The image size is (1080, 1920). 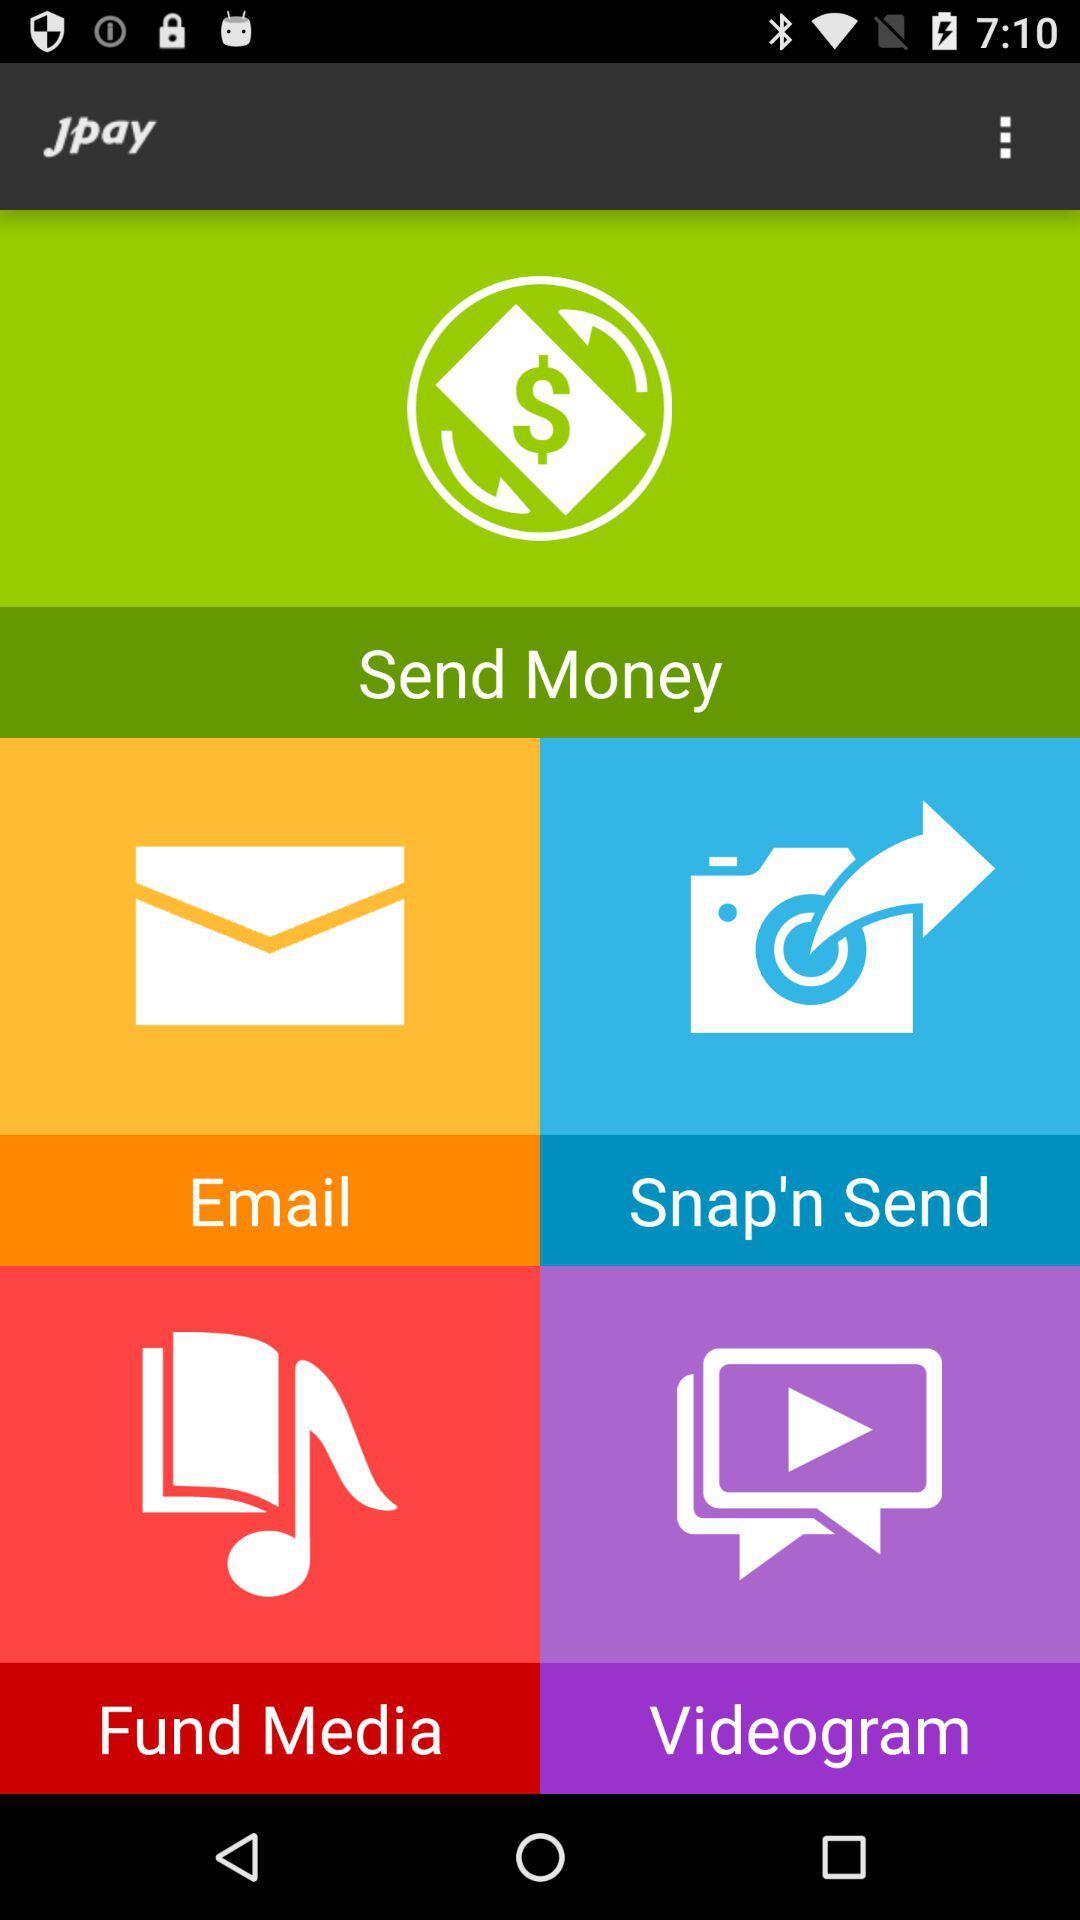 What do you see at coordinates (99, 135) in the screenshot?
I see `home page` at bounding box center [99, 135].